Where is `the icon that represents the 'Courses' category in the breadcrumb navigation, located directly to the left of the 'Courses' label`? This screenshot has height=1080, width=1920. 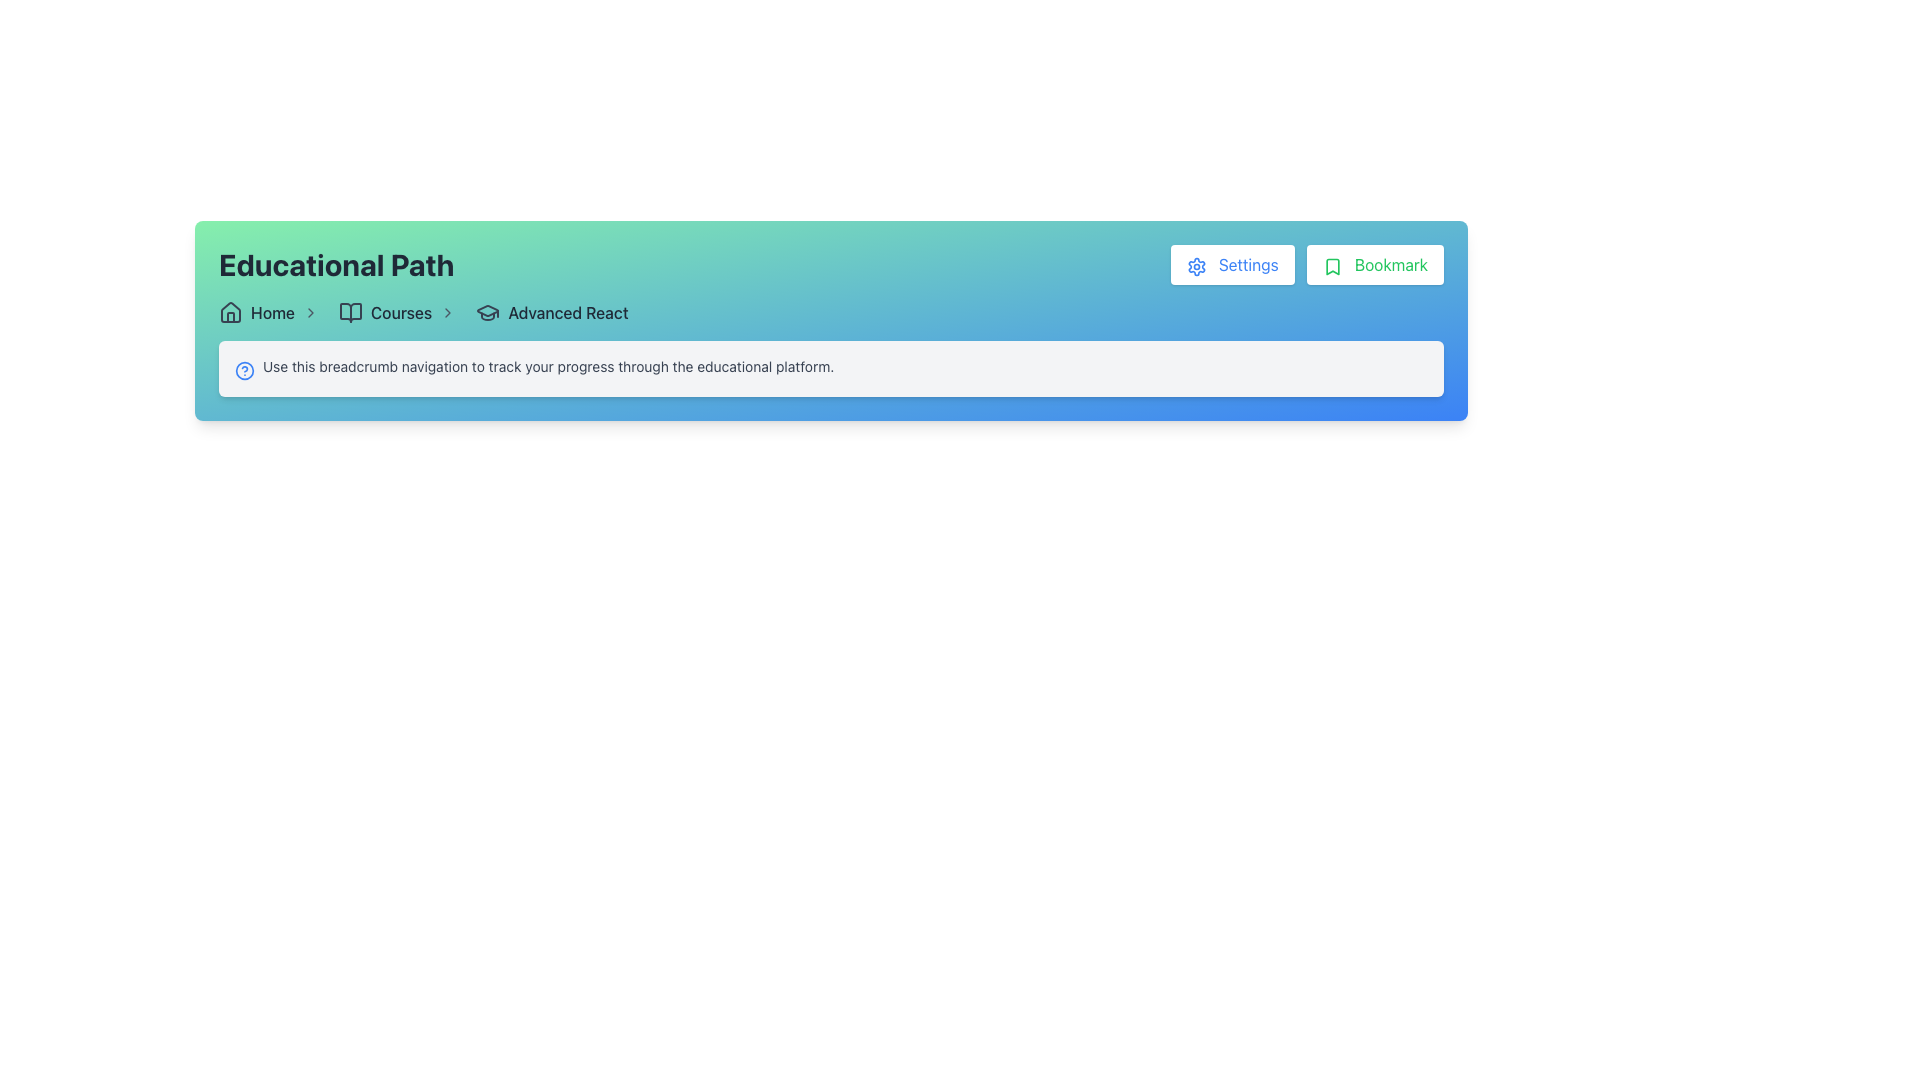
the icon that represents the 'Courses' category in the breadcrumb navigation, located directly to the left of the 'Courses' label is located at coordinates (350, 312).